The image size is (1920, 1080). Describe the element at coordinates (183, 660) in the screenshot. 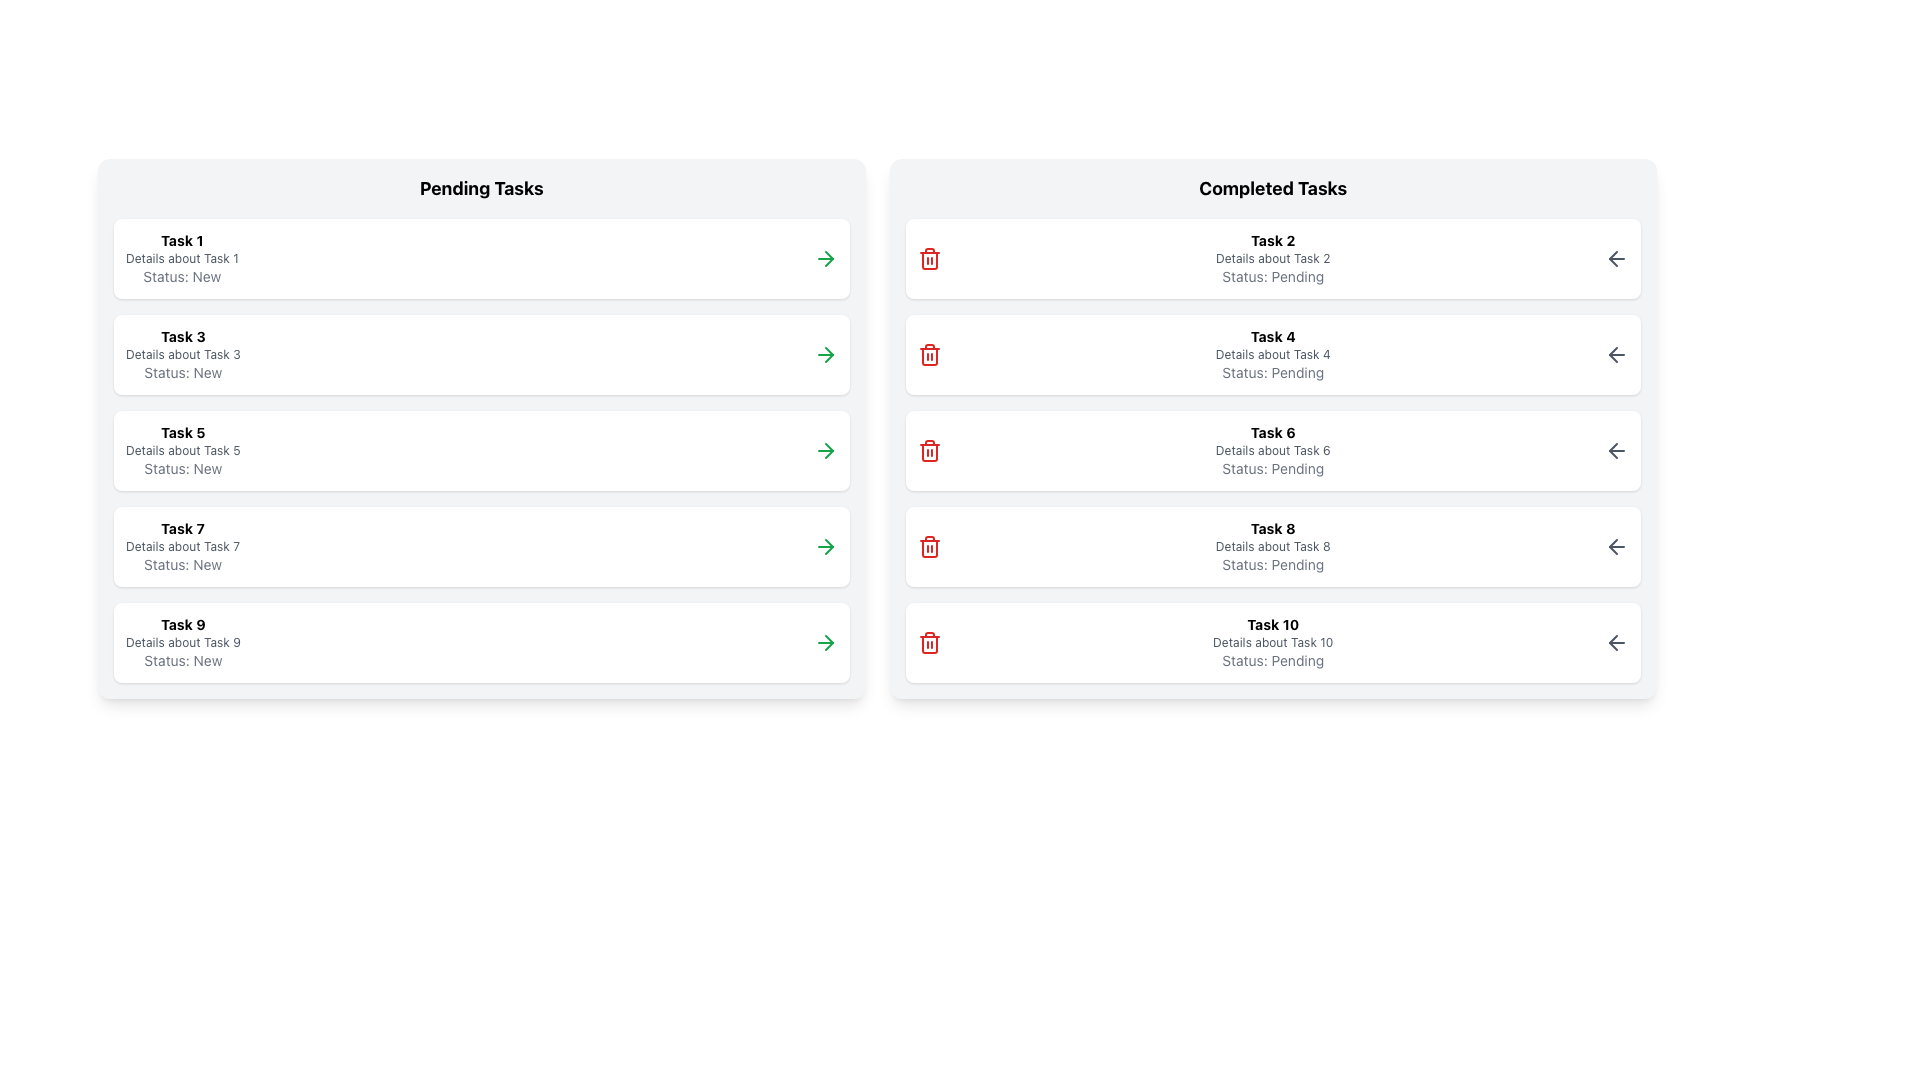

I see `the text label indicating the current status of the task labeled 'New' located in the 'Task 9' panel under 'Pending Tasks'` at that location.